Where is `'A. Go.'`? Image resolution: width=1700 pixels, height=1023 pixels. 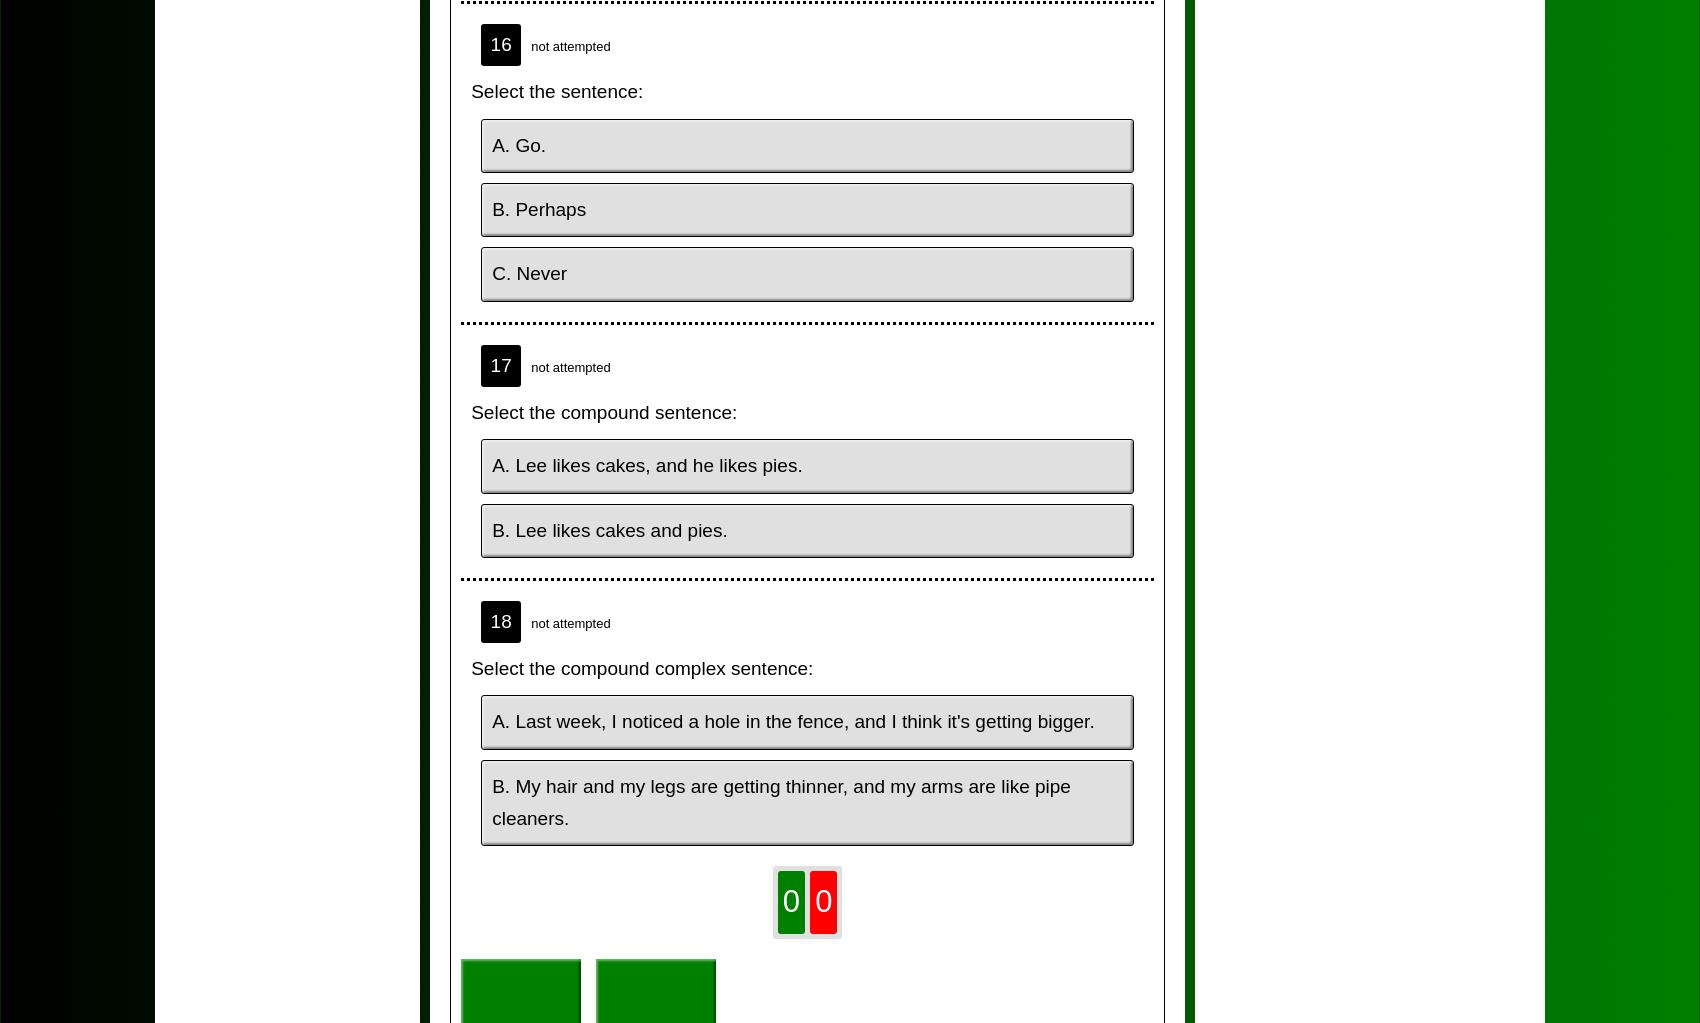 'A. Go.' is located at coordinates (519, 143).